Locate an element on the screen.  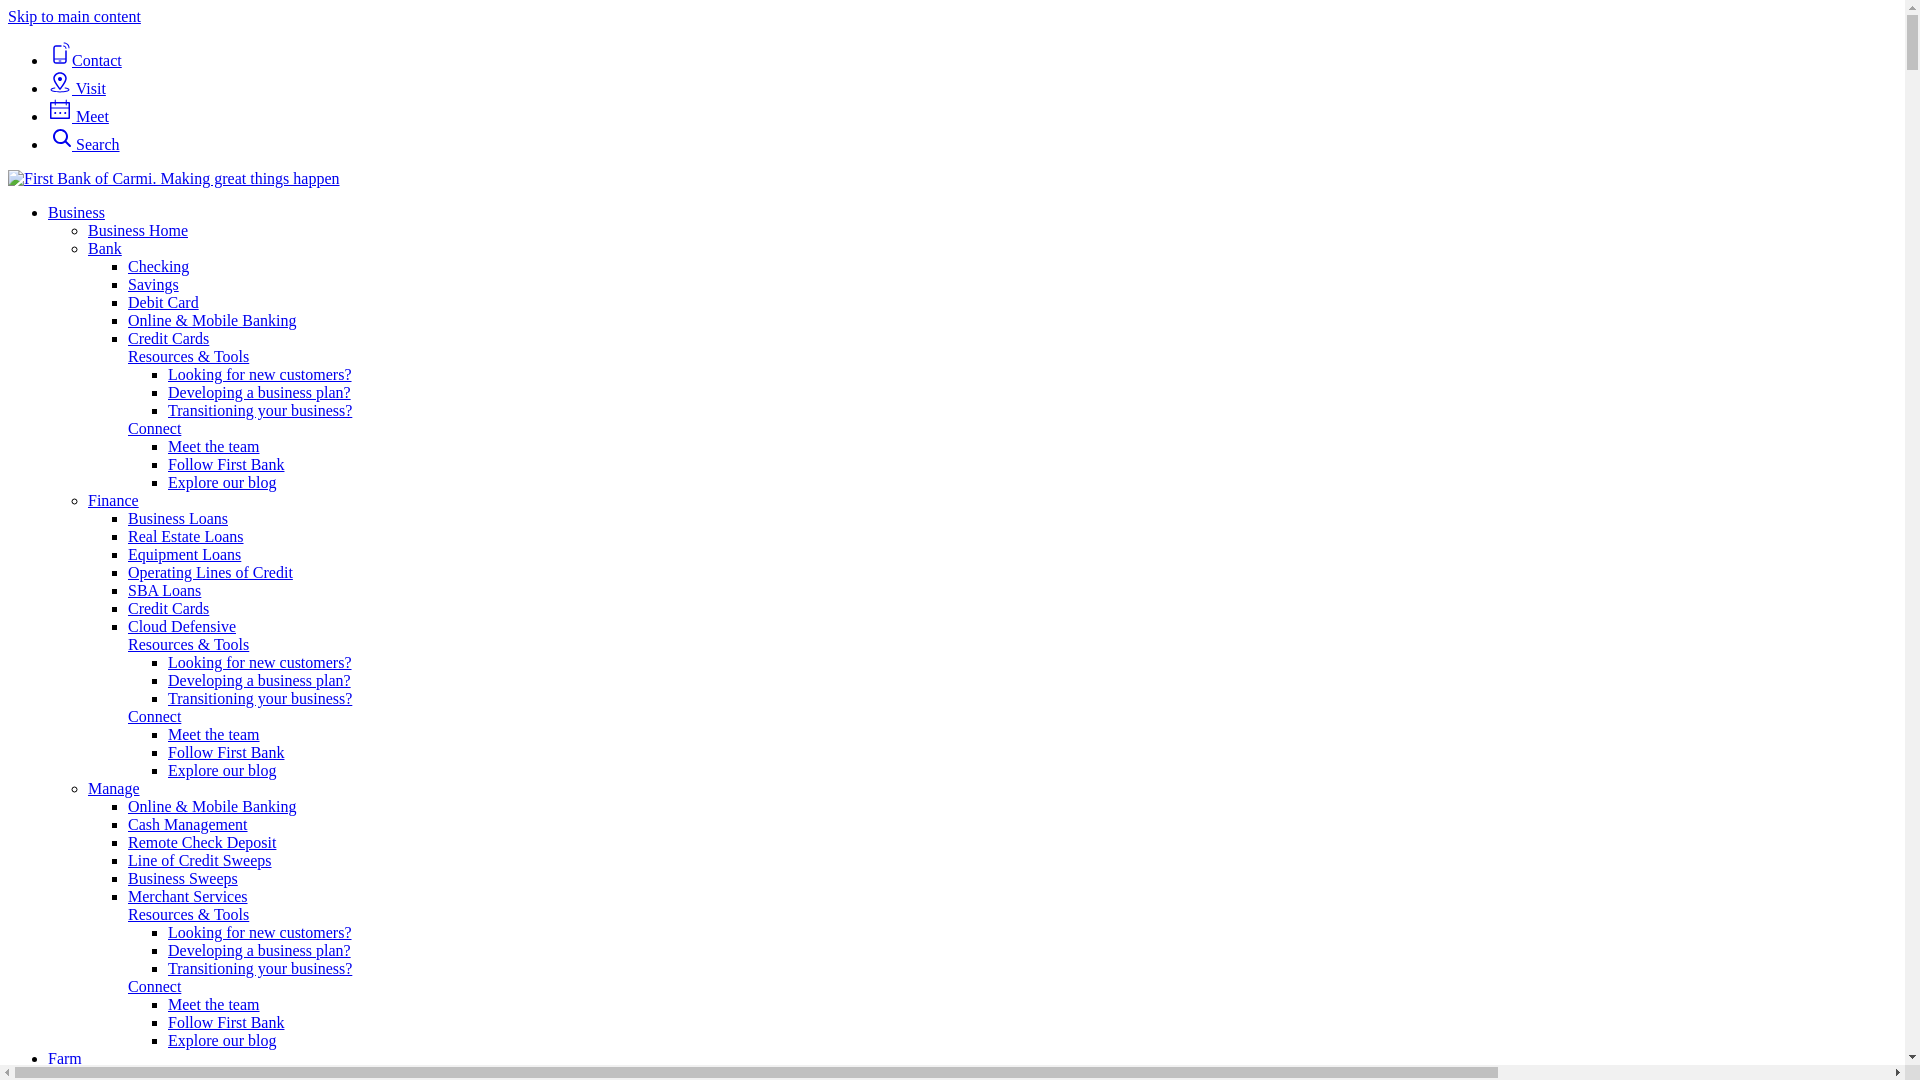
'SBA Loans' is located at coordinates (127, 589).